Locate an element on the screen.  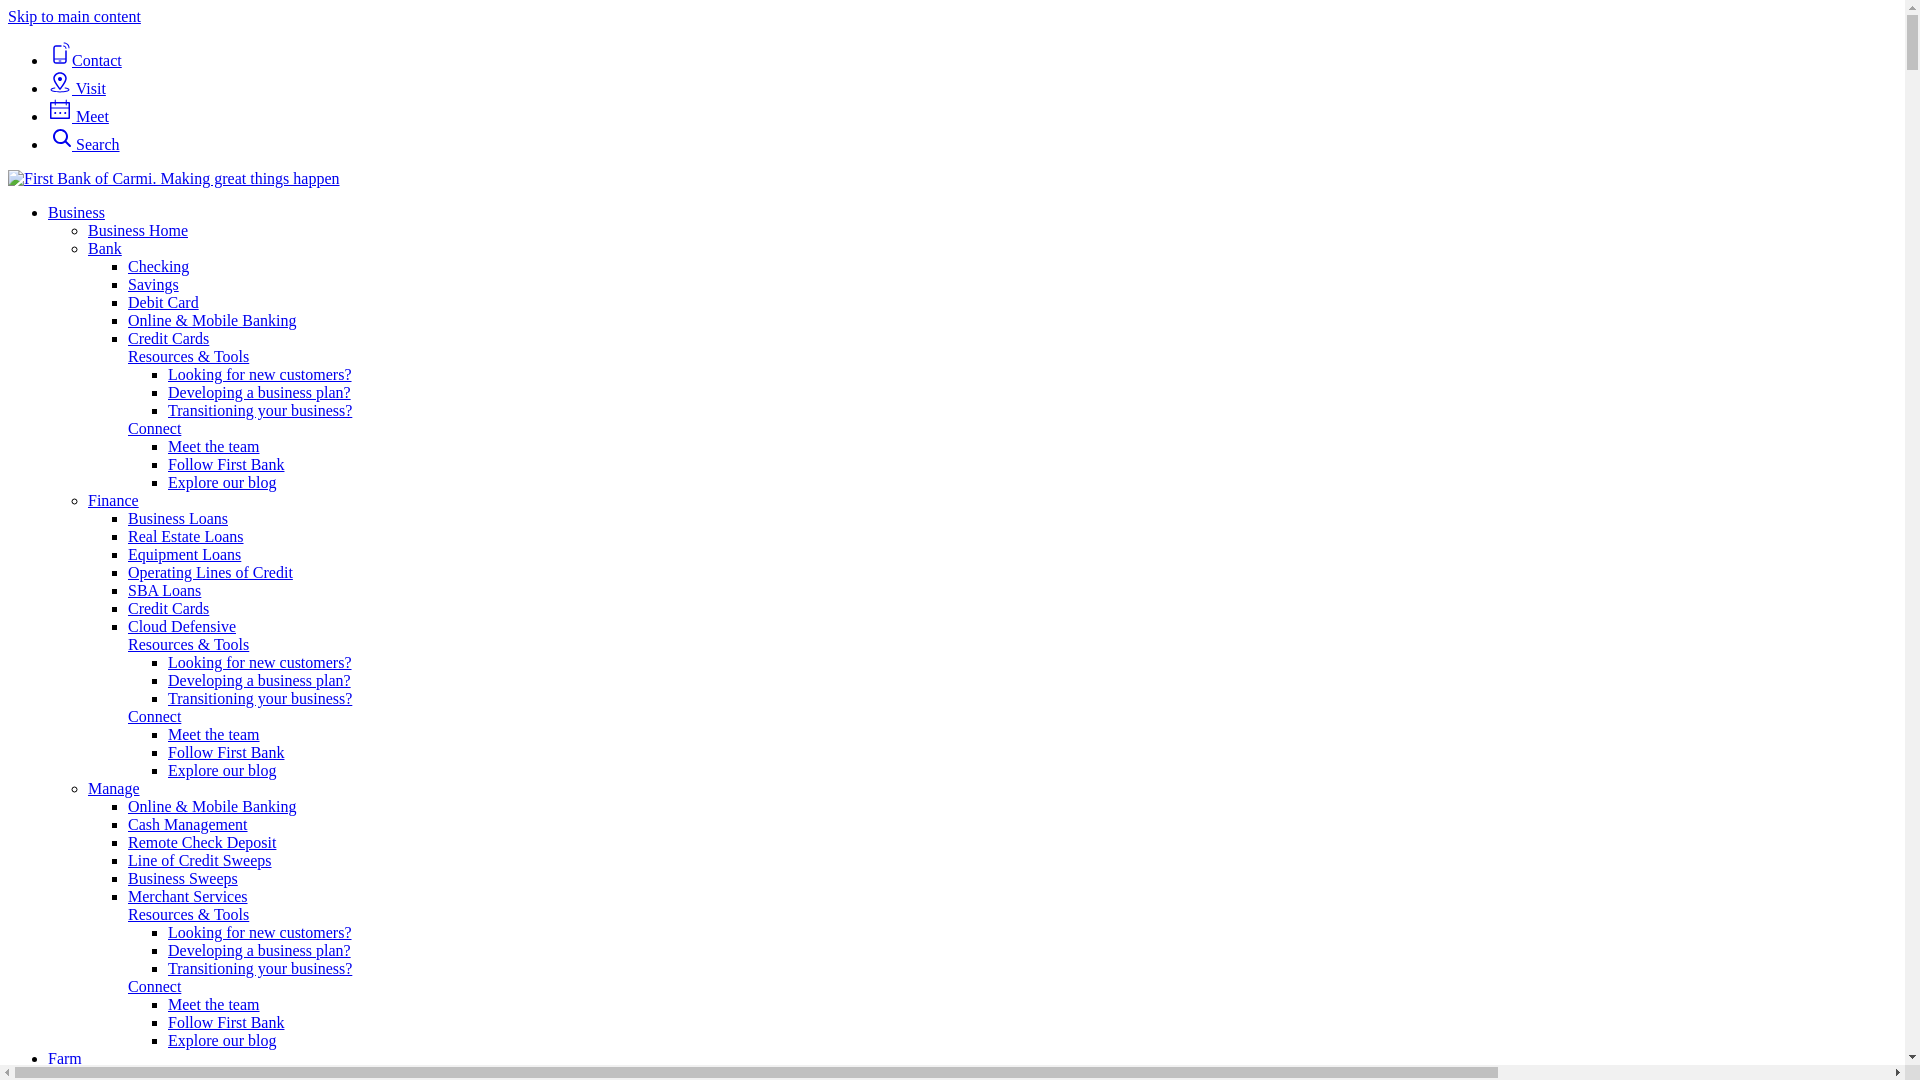
'SBA Loans' is located at coordinates (127, 589).